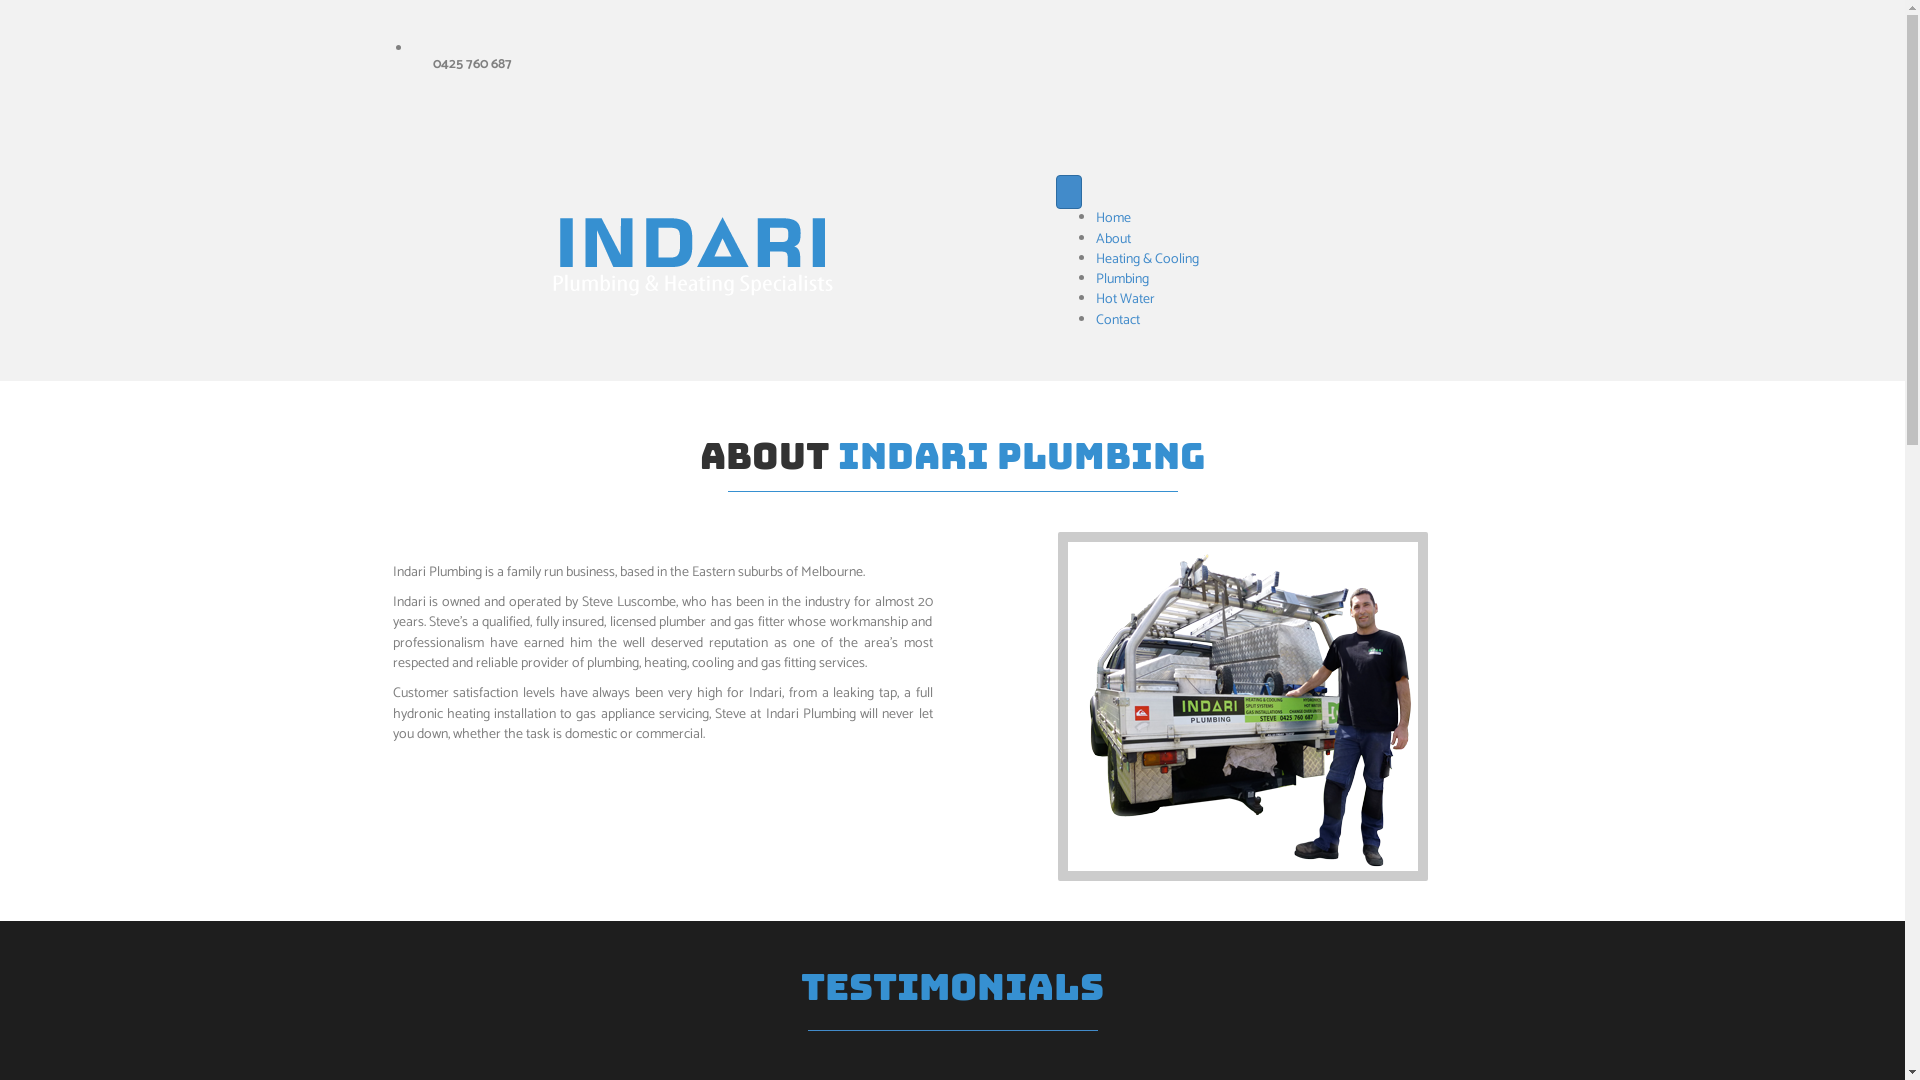 The width and height of the screenshot is (1920, 1080). I want to click on 'Contact', so click(1117, 319).